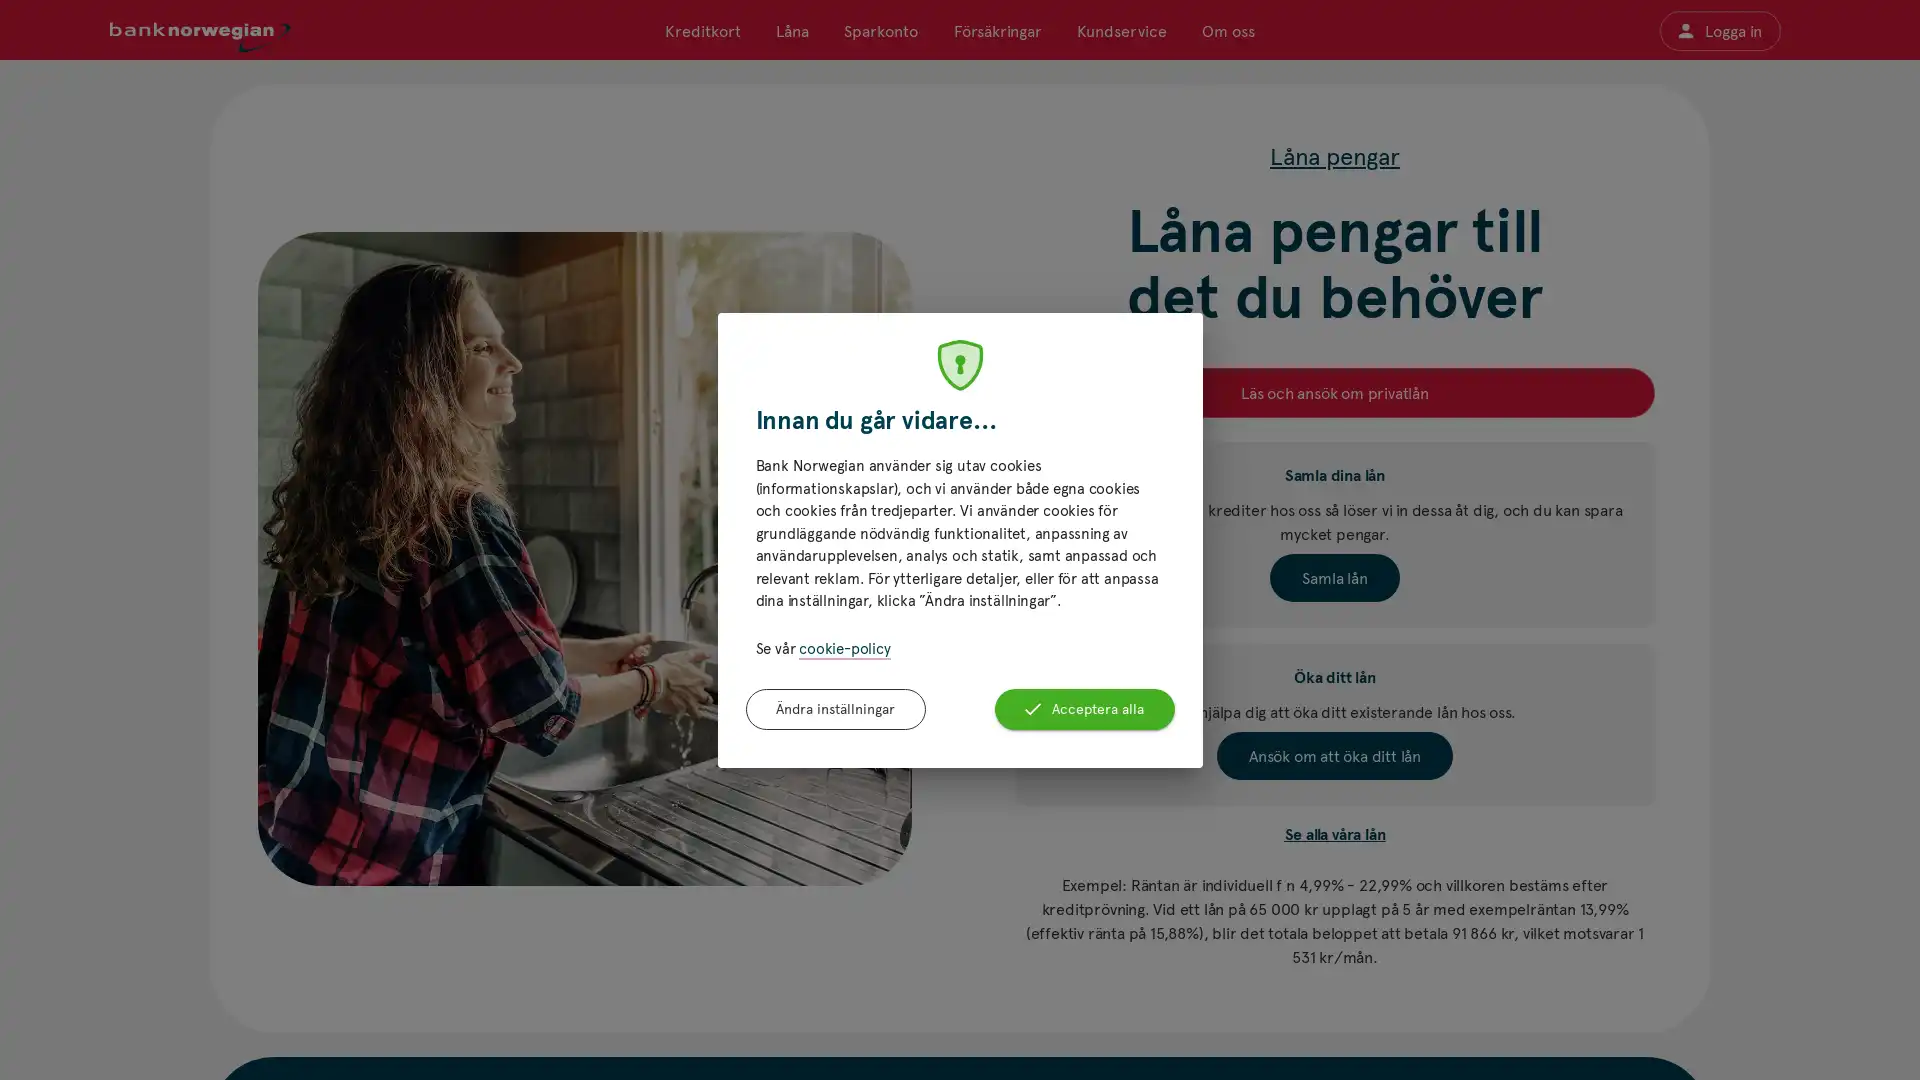  I want to click on Om oss, so click(1226, 30).